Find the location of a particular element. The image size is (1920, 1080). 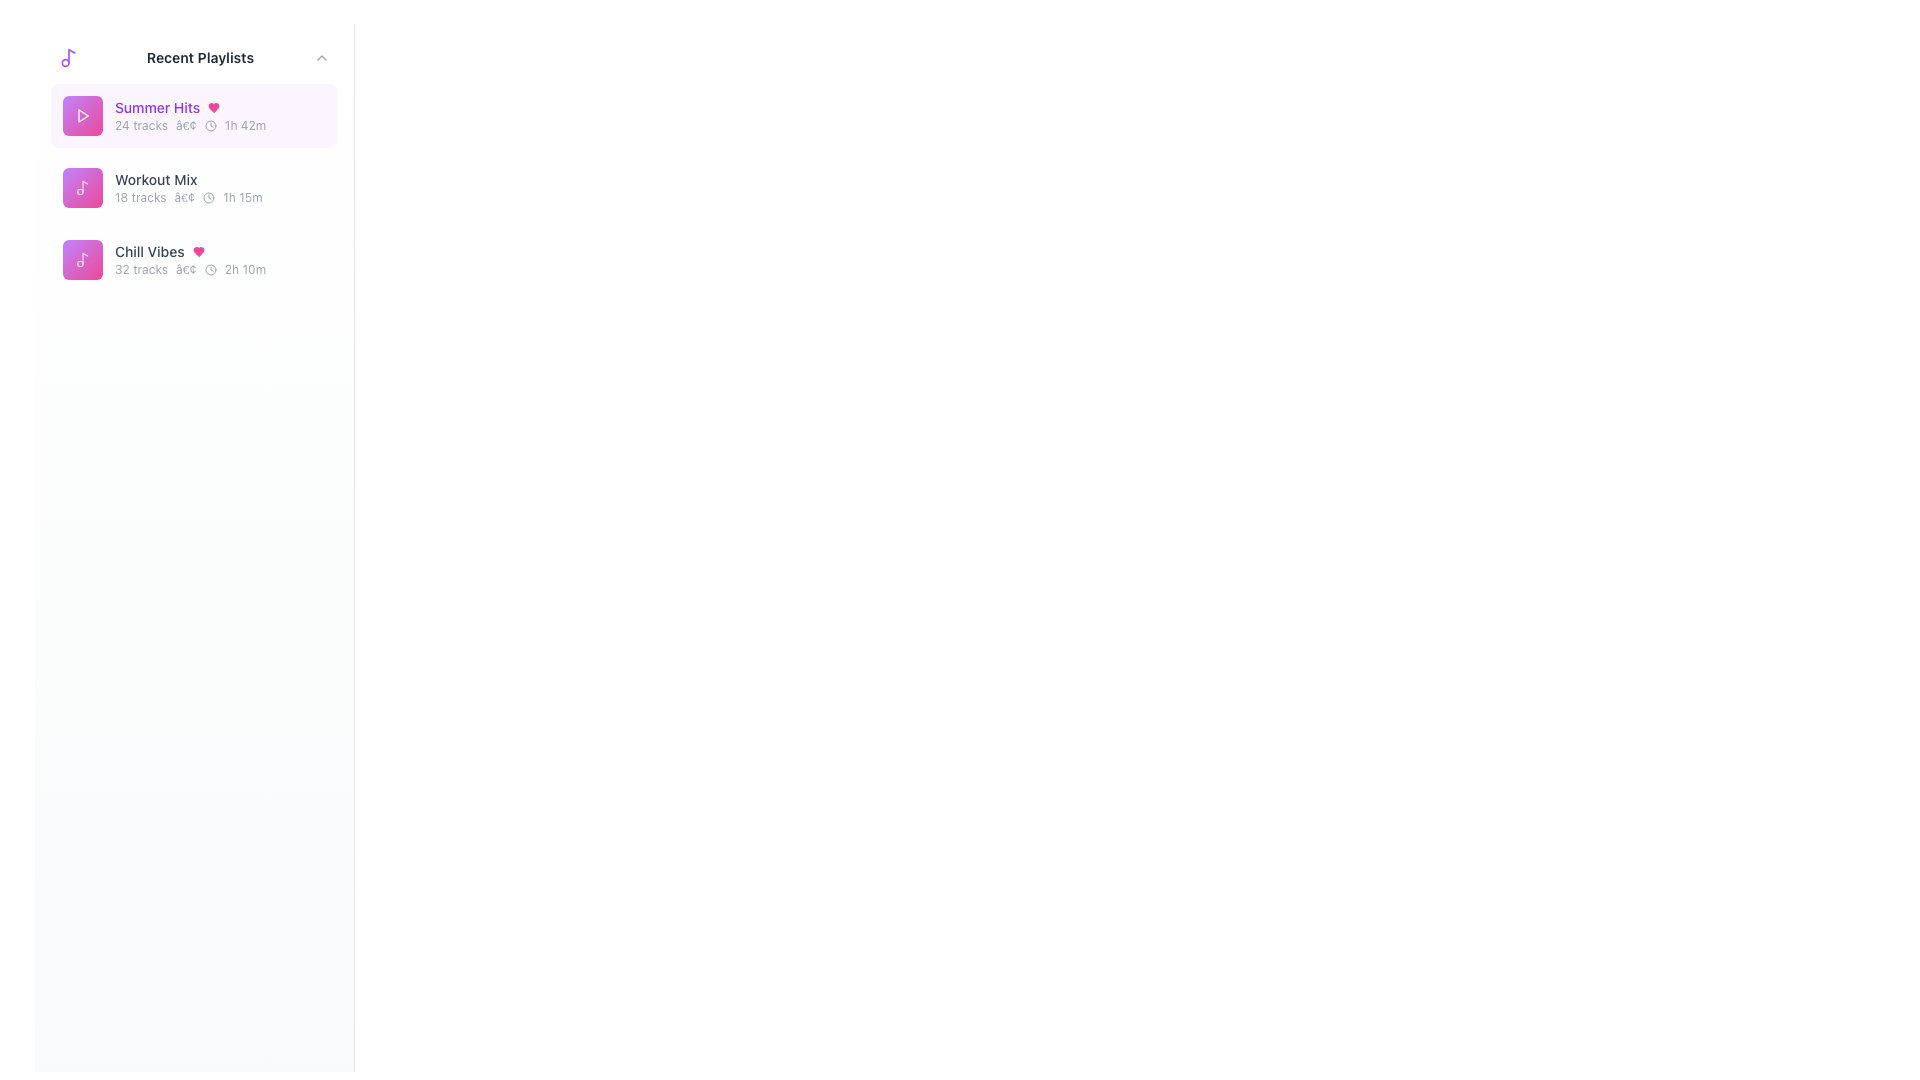

the 'Workout Mix' playlist item is located at coordinates (194, 188).